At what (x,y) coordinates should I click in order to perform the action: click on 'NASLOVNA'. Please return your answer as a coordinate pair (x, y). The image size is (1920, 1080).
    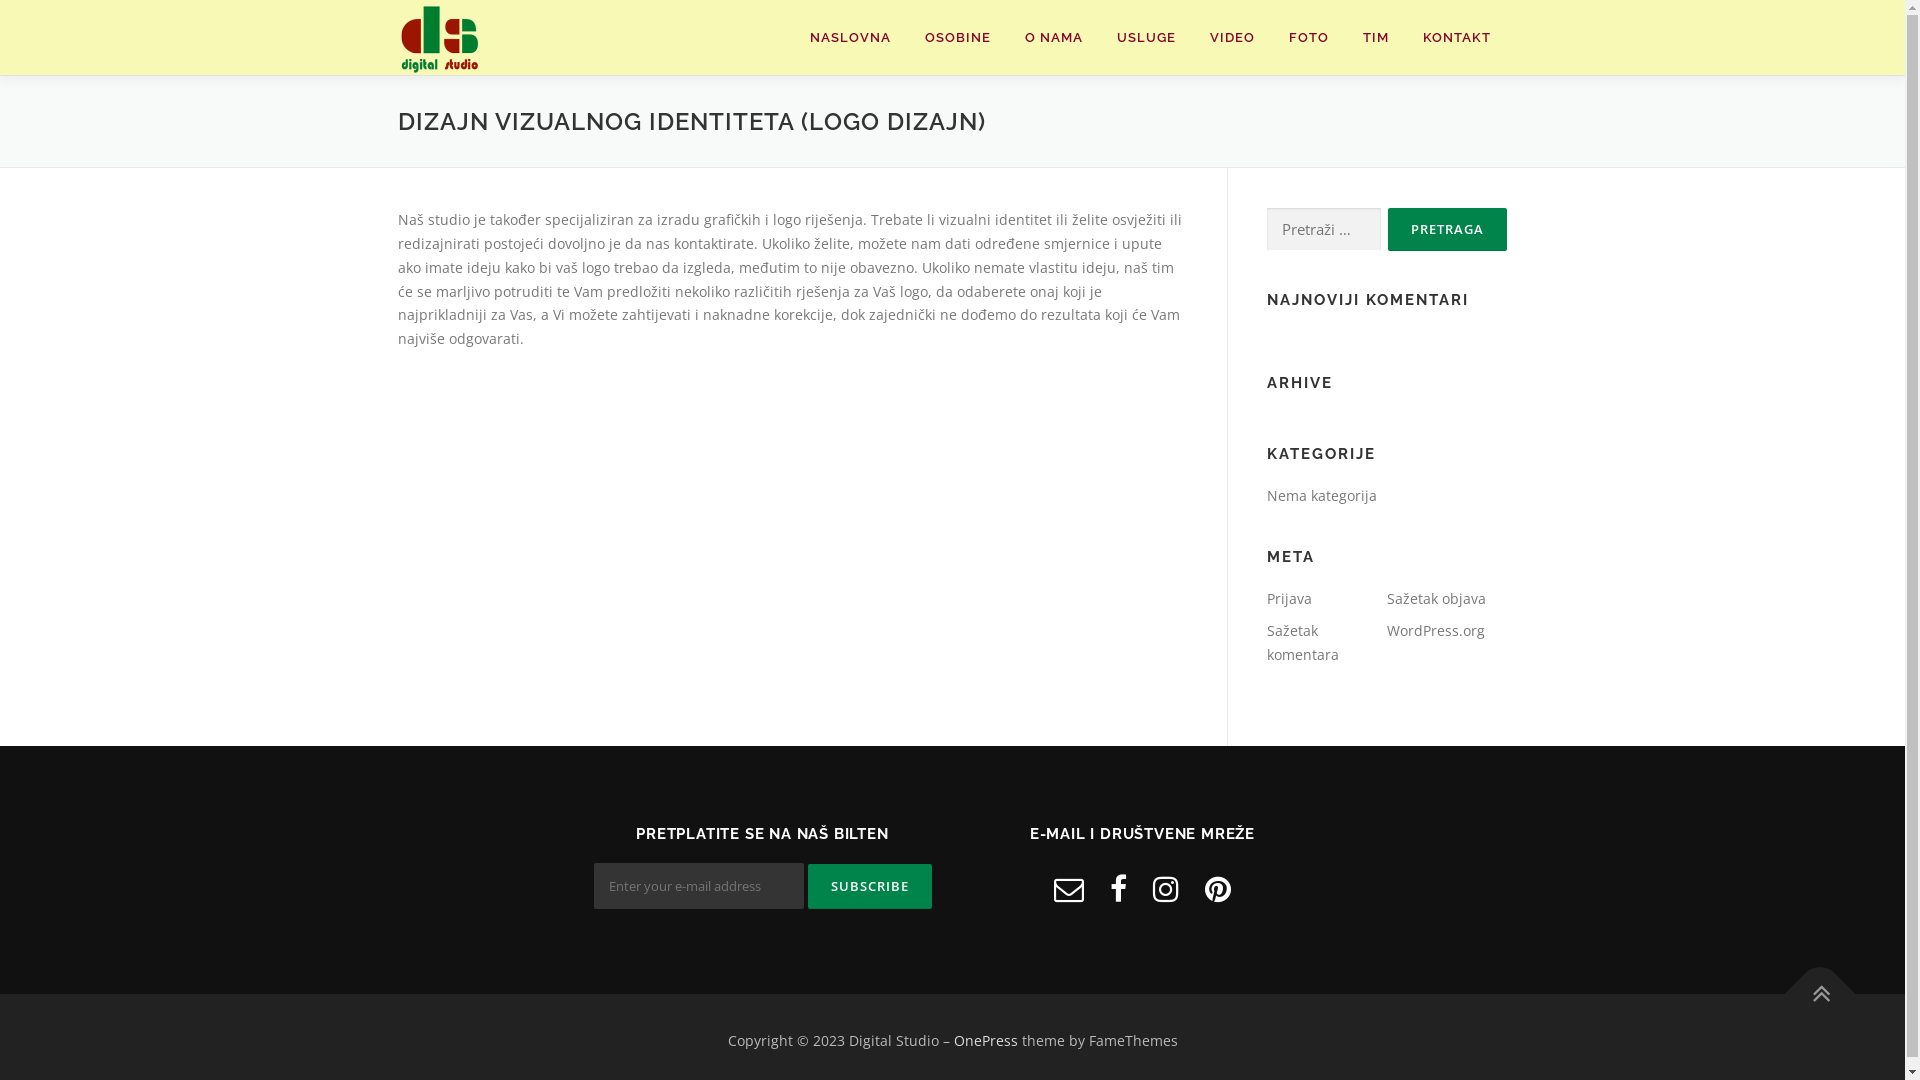
    Looking at the image, I should click on (849, 37).